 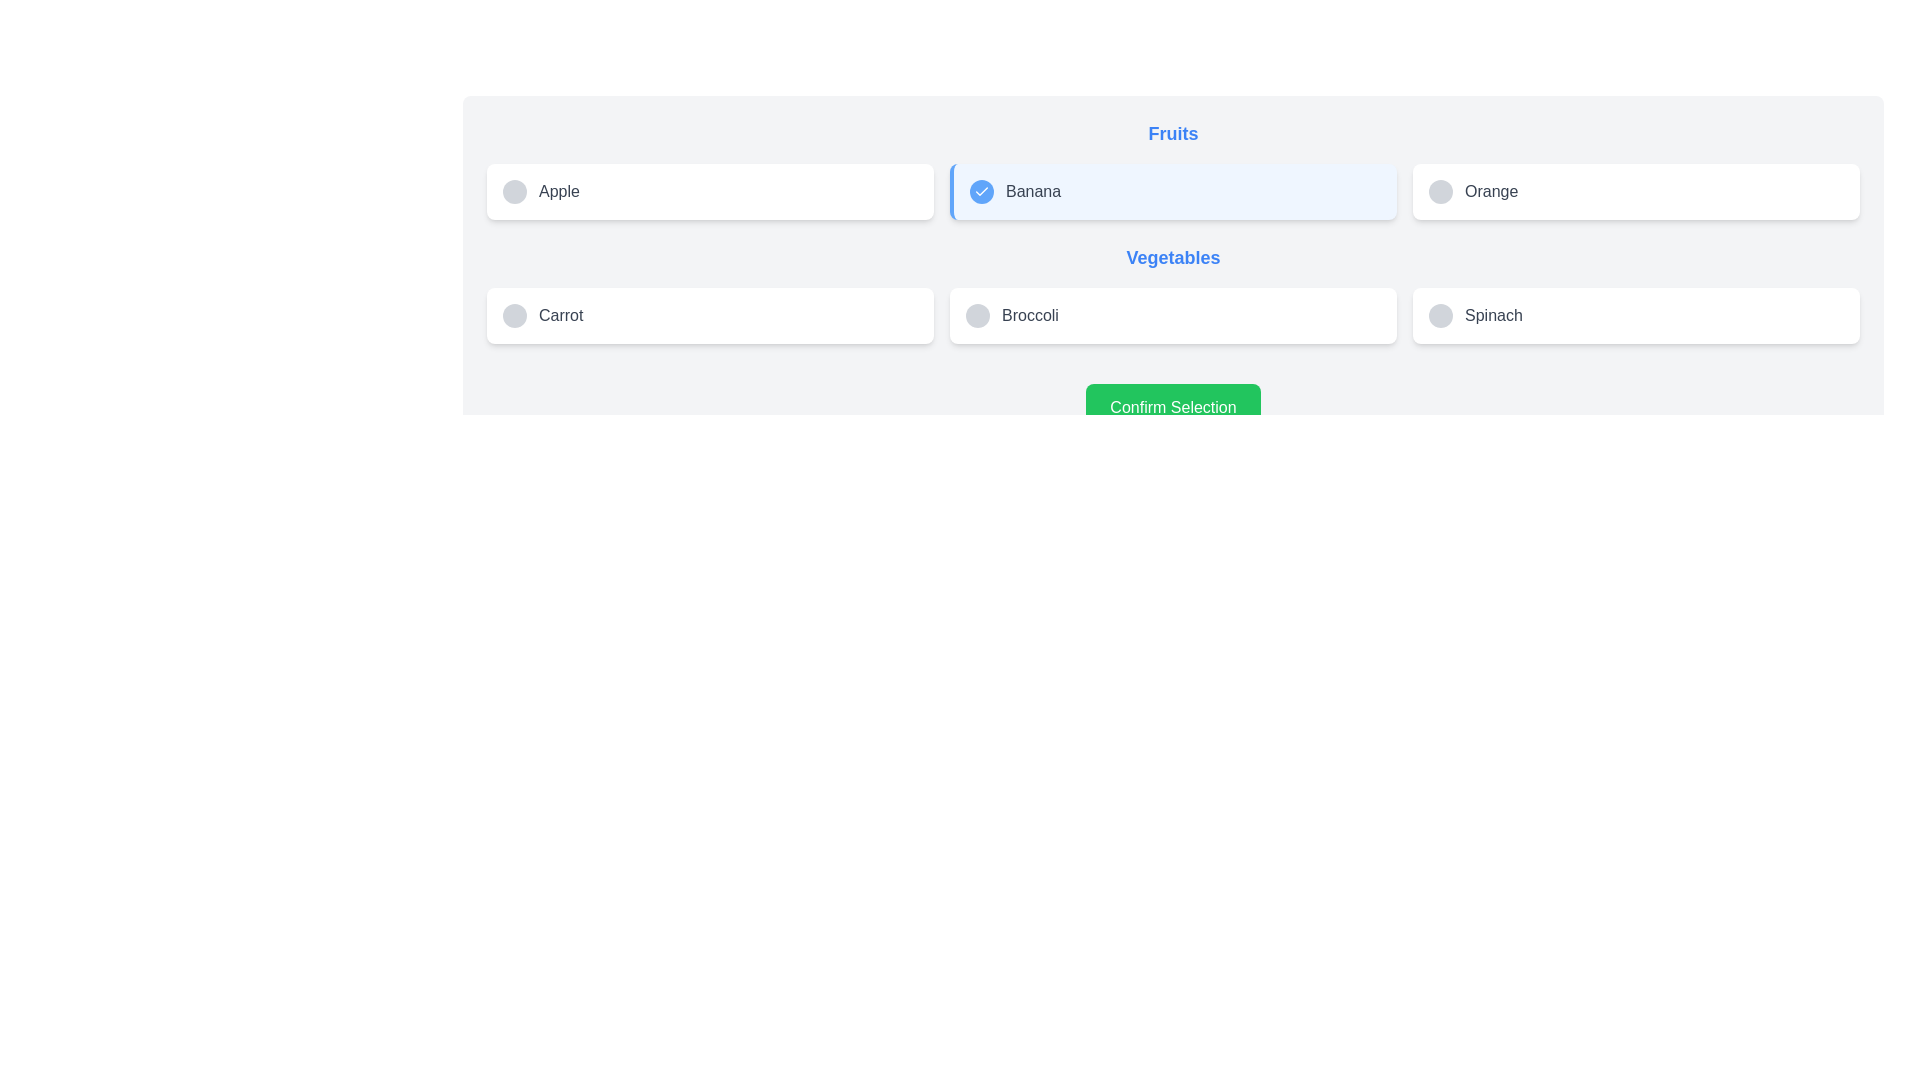 What do you see at coordinates (978, 315) in the screenshot?
I see `the Radio Button or Selector Indicator located to the left of the text 'Broccoli' under the 'Vegetables' section` at bounding box center [978, 315].